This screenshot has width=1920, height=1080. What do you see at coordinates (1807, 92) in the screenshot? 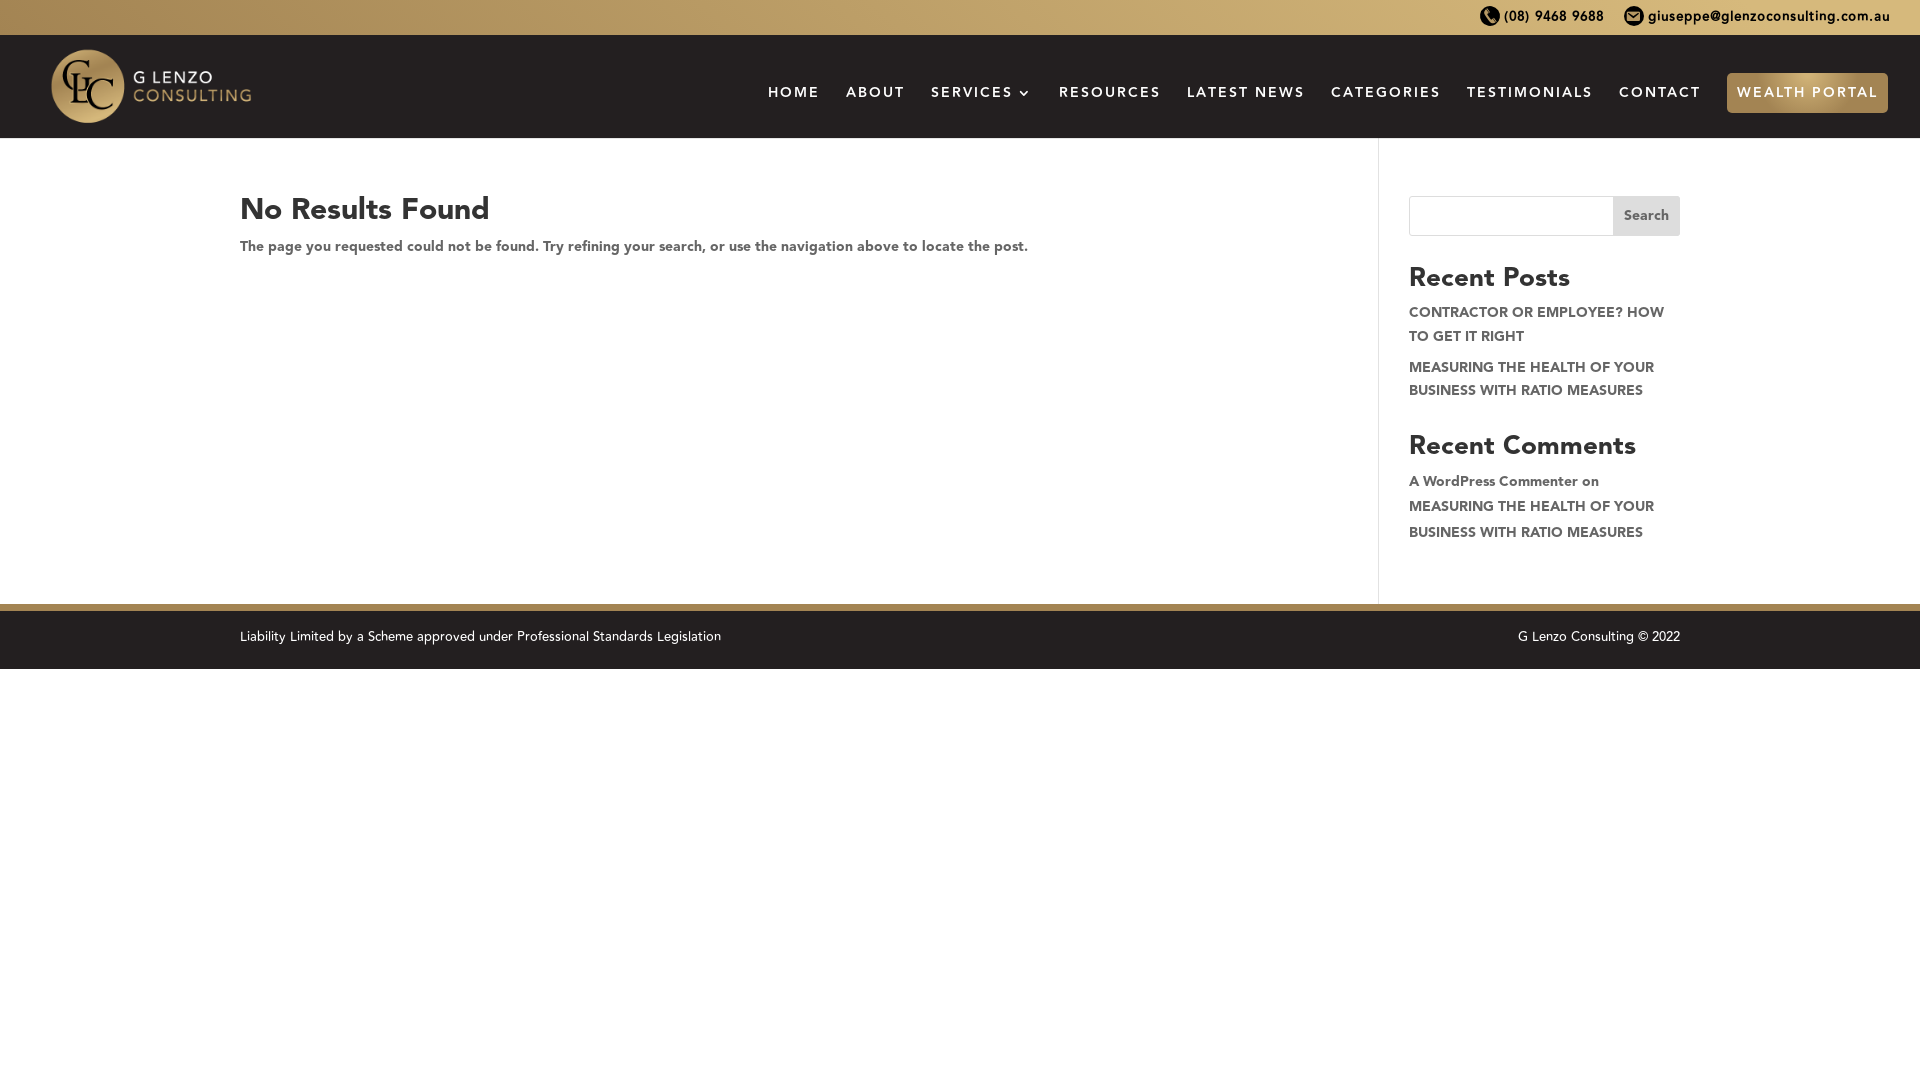
I see `'WEALTH PORTAL'` at bounding box center [1807, 92].